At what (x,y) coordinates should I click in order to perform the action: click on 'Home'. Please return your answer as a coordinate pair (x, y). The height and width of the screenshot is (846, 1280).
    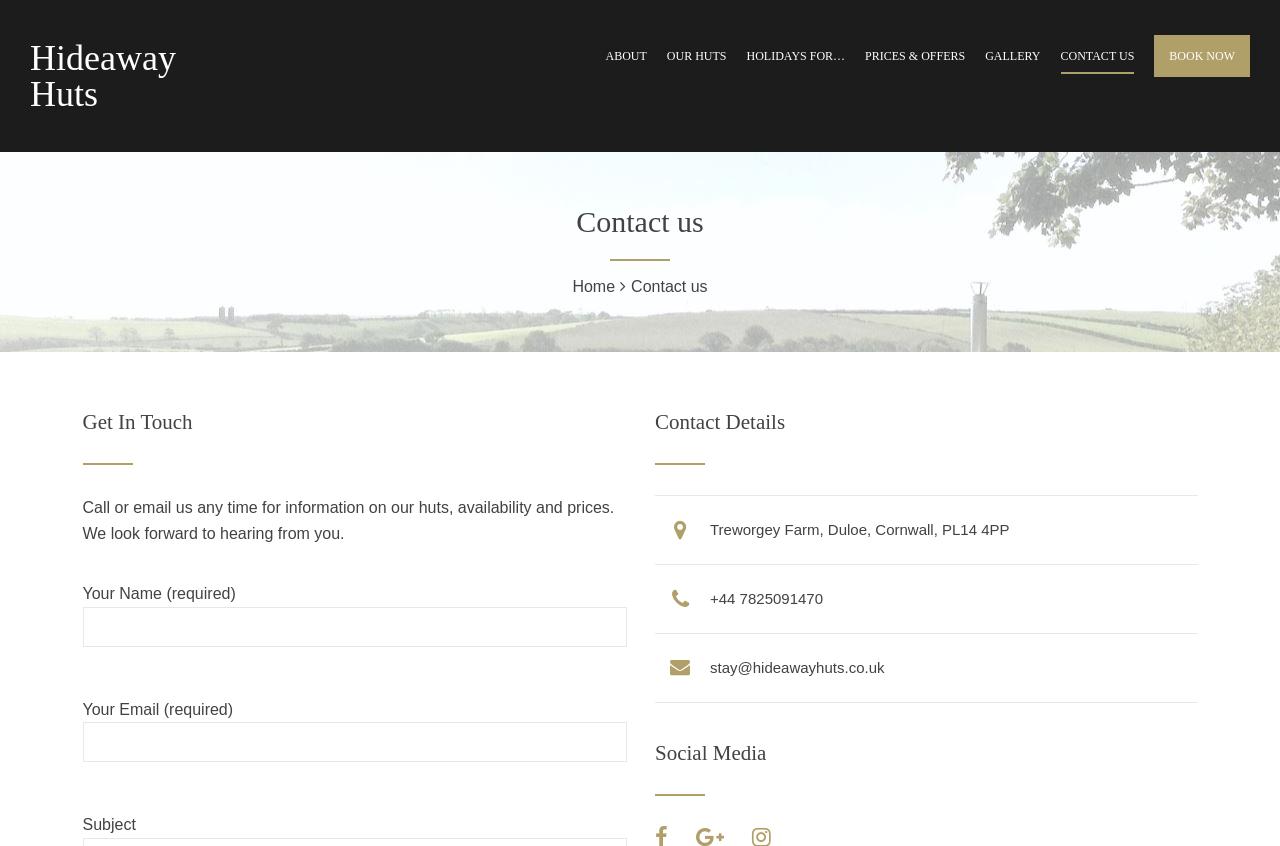
    Looking at the image, I should click on (592, 285).